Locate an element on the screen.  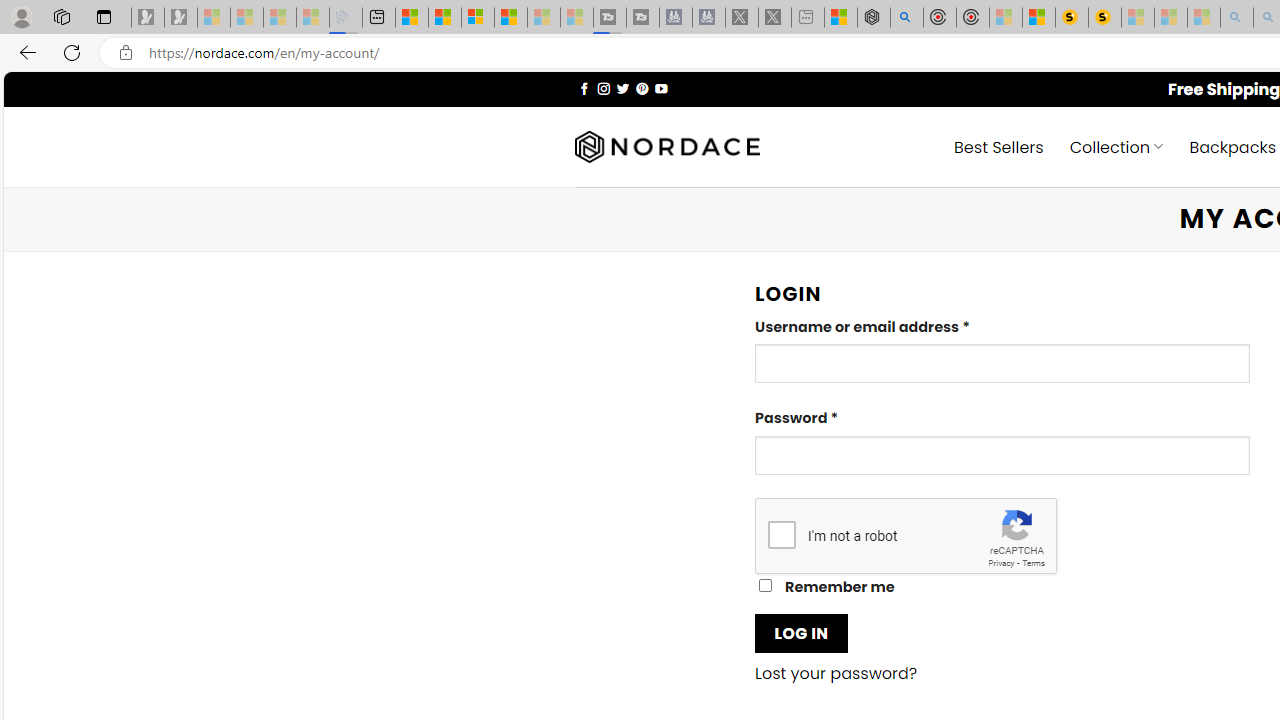
'Overview' is located at coordinates (477, 17).